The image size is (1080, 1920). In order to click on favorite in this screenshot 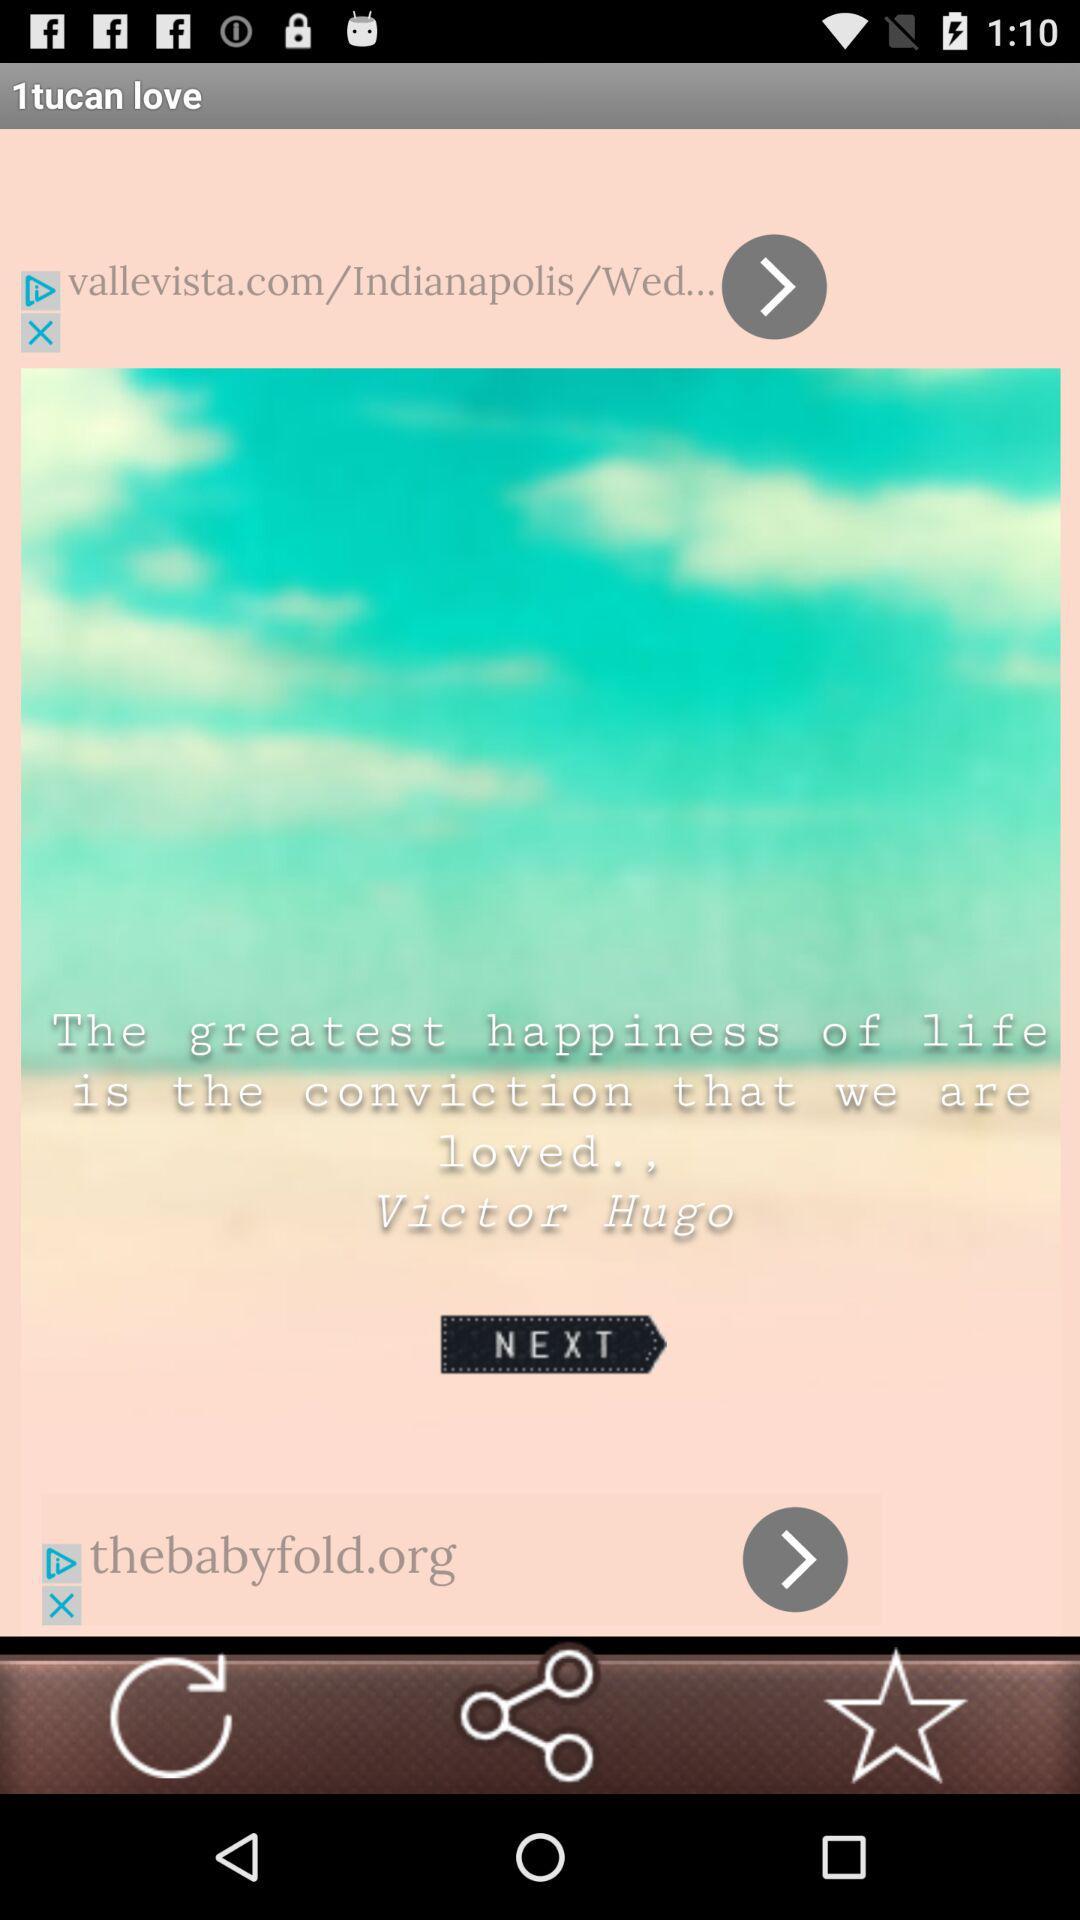, I will do `click(894, 1714)`.